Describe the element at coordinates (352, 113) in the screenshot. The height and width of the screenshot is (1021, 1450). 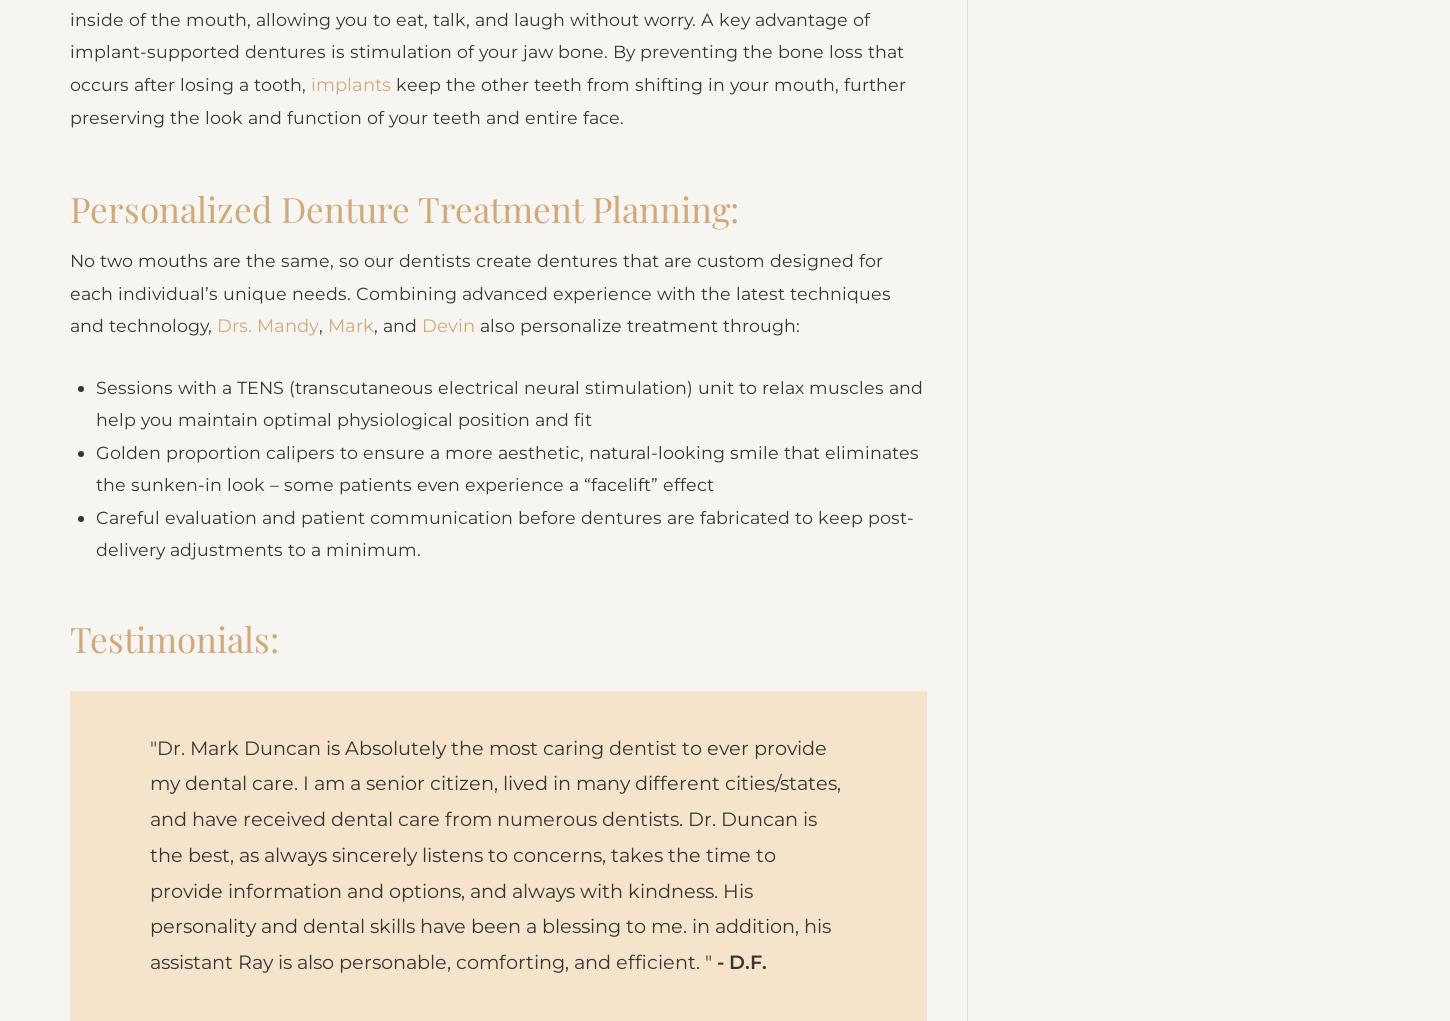
I see `'implants'` at that location.